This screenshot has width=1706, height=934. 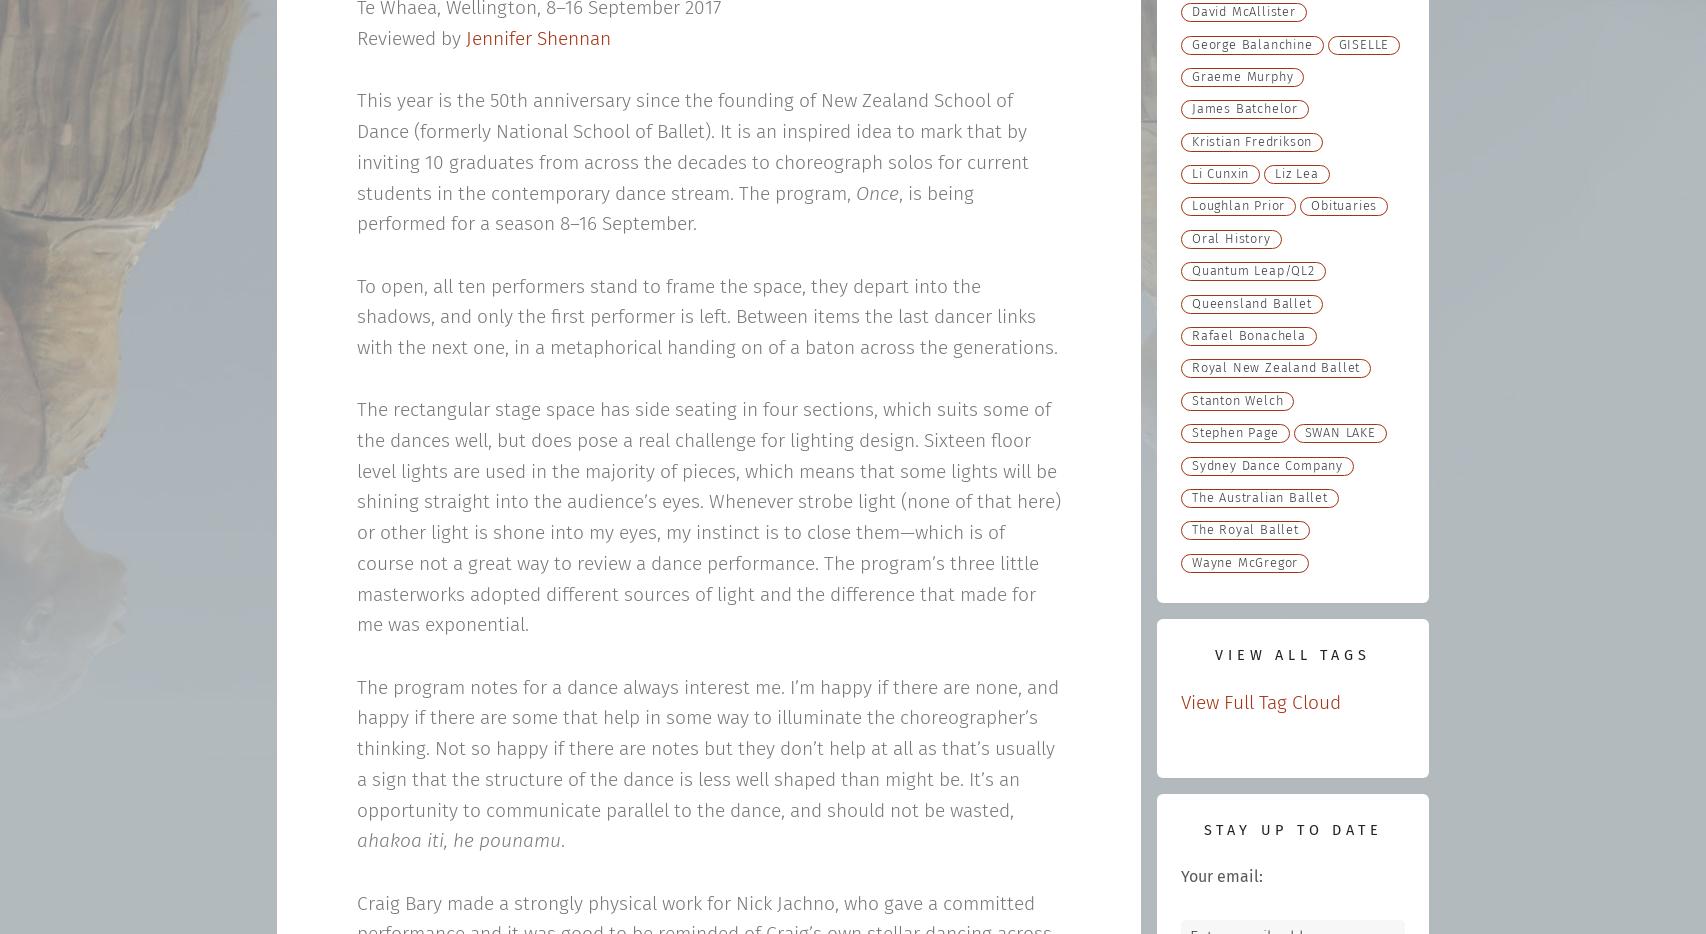 I want to click on ', is being performed for a season 8–16 September.', so click(x=664, y=208).